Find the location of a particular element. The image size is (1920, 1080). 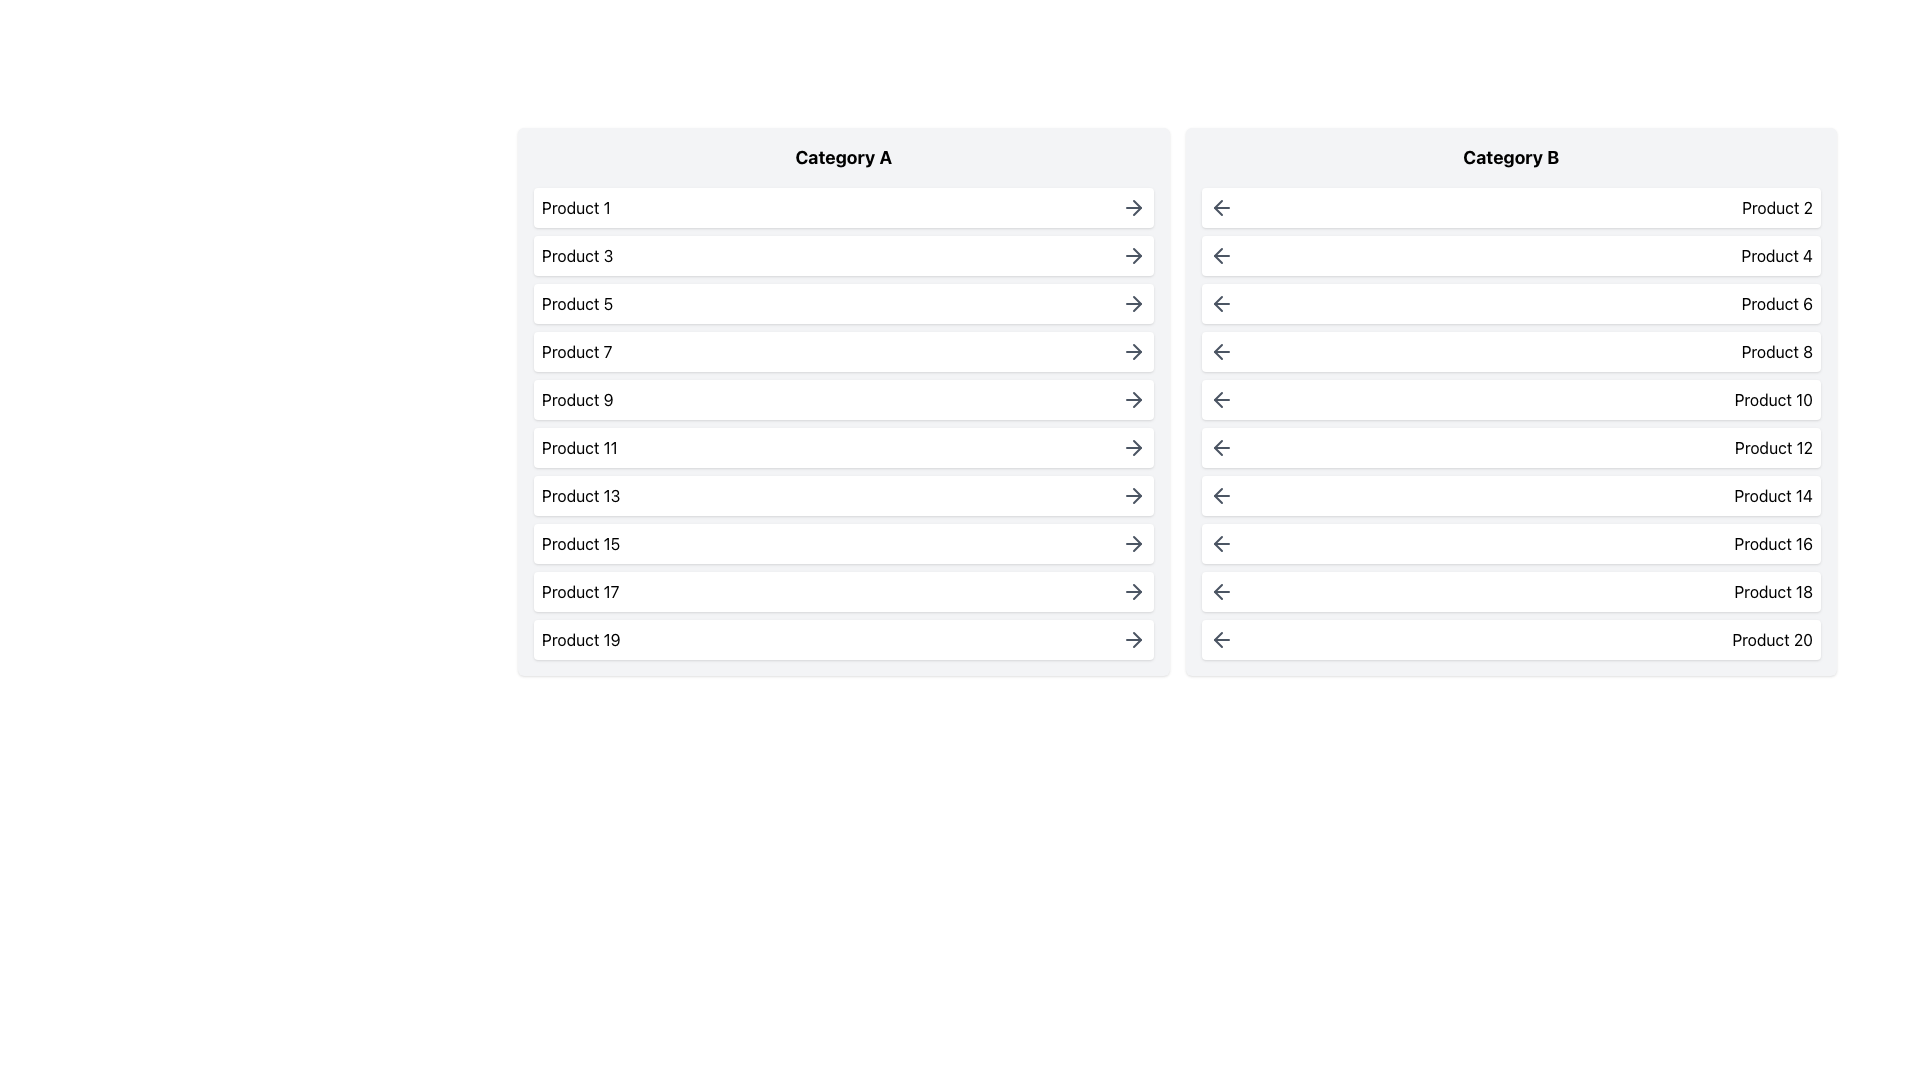

the arrow icon button located at the end of the 'Product 15' entry is located at coordinates (1133, 543).